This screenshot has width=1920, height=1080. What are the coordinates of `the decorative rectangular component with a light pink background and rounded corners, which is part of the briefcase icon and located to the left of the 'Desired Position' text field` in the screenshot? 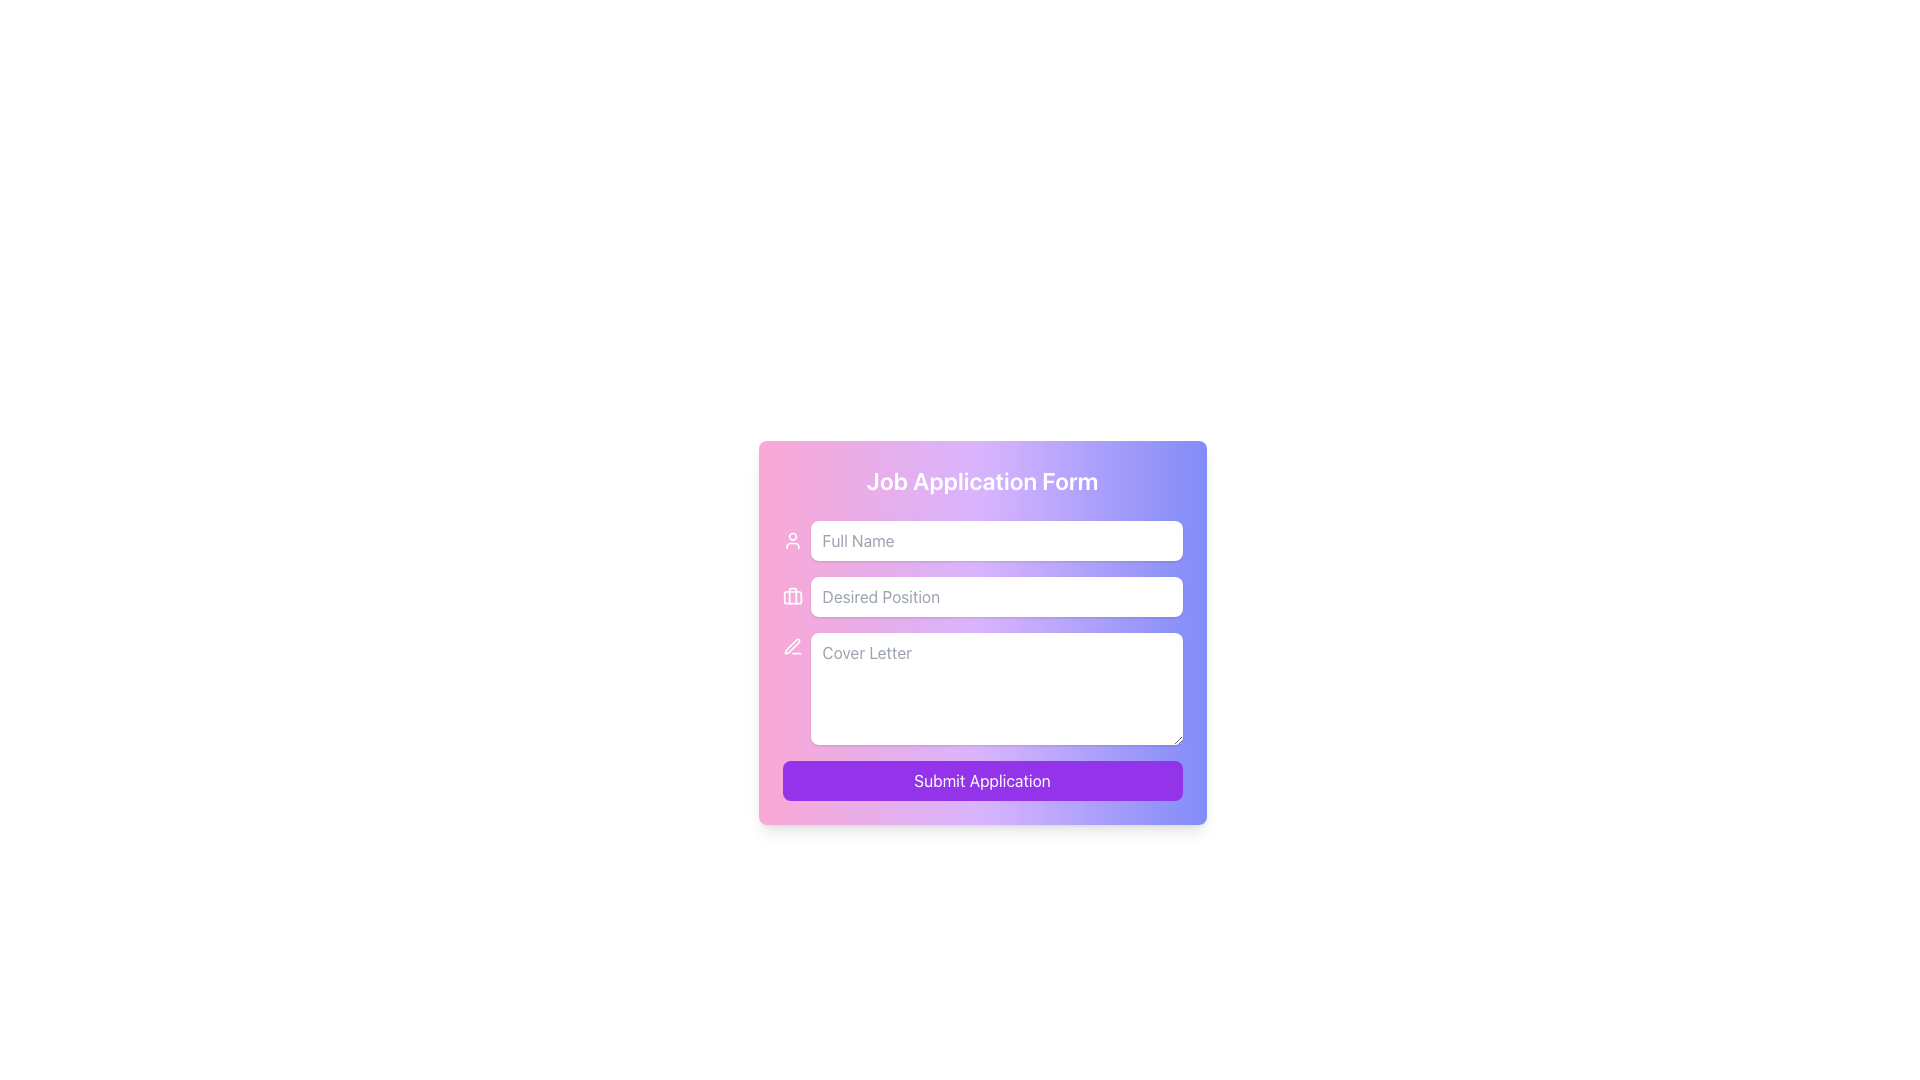 It's located at (791, 596).